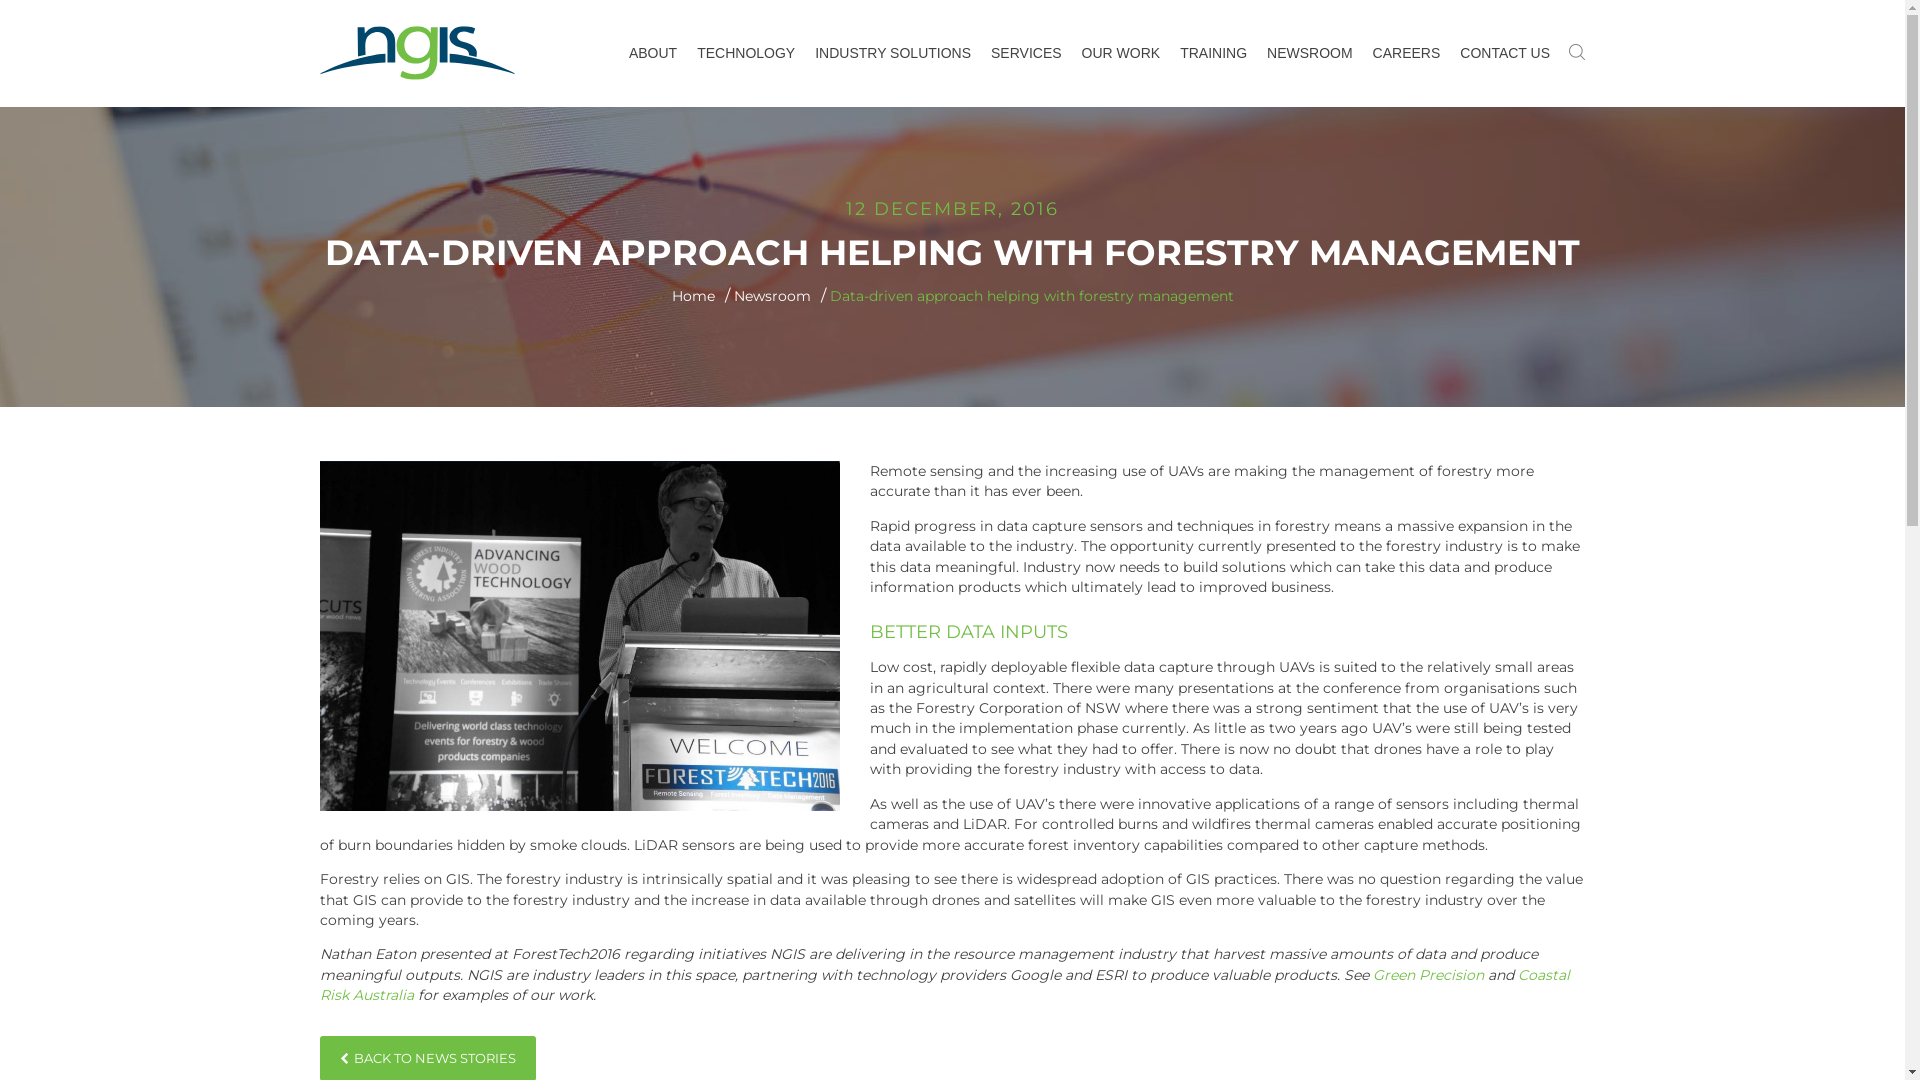 Image resolution: width=1920 pixels, height=1080 pixels. What do you see at coordinates (805, 52) in the screenshot?
I see `'INDUSTRY SOLUTIONS'` at bounding box center [805, 52].